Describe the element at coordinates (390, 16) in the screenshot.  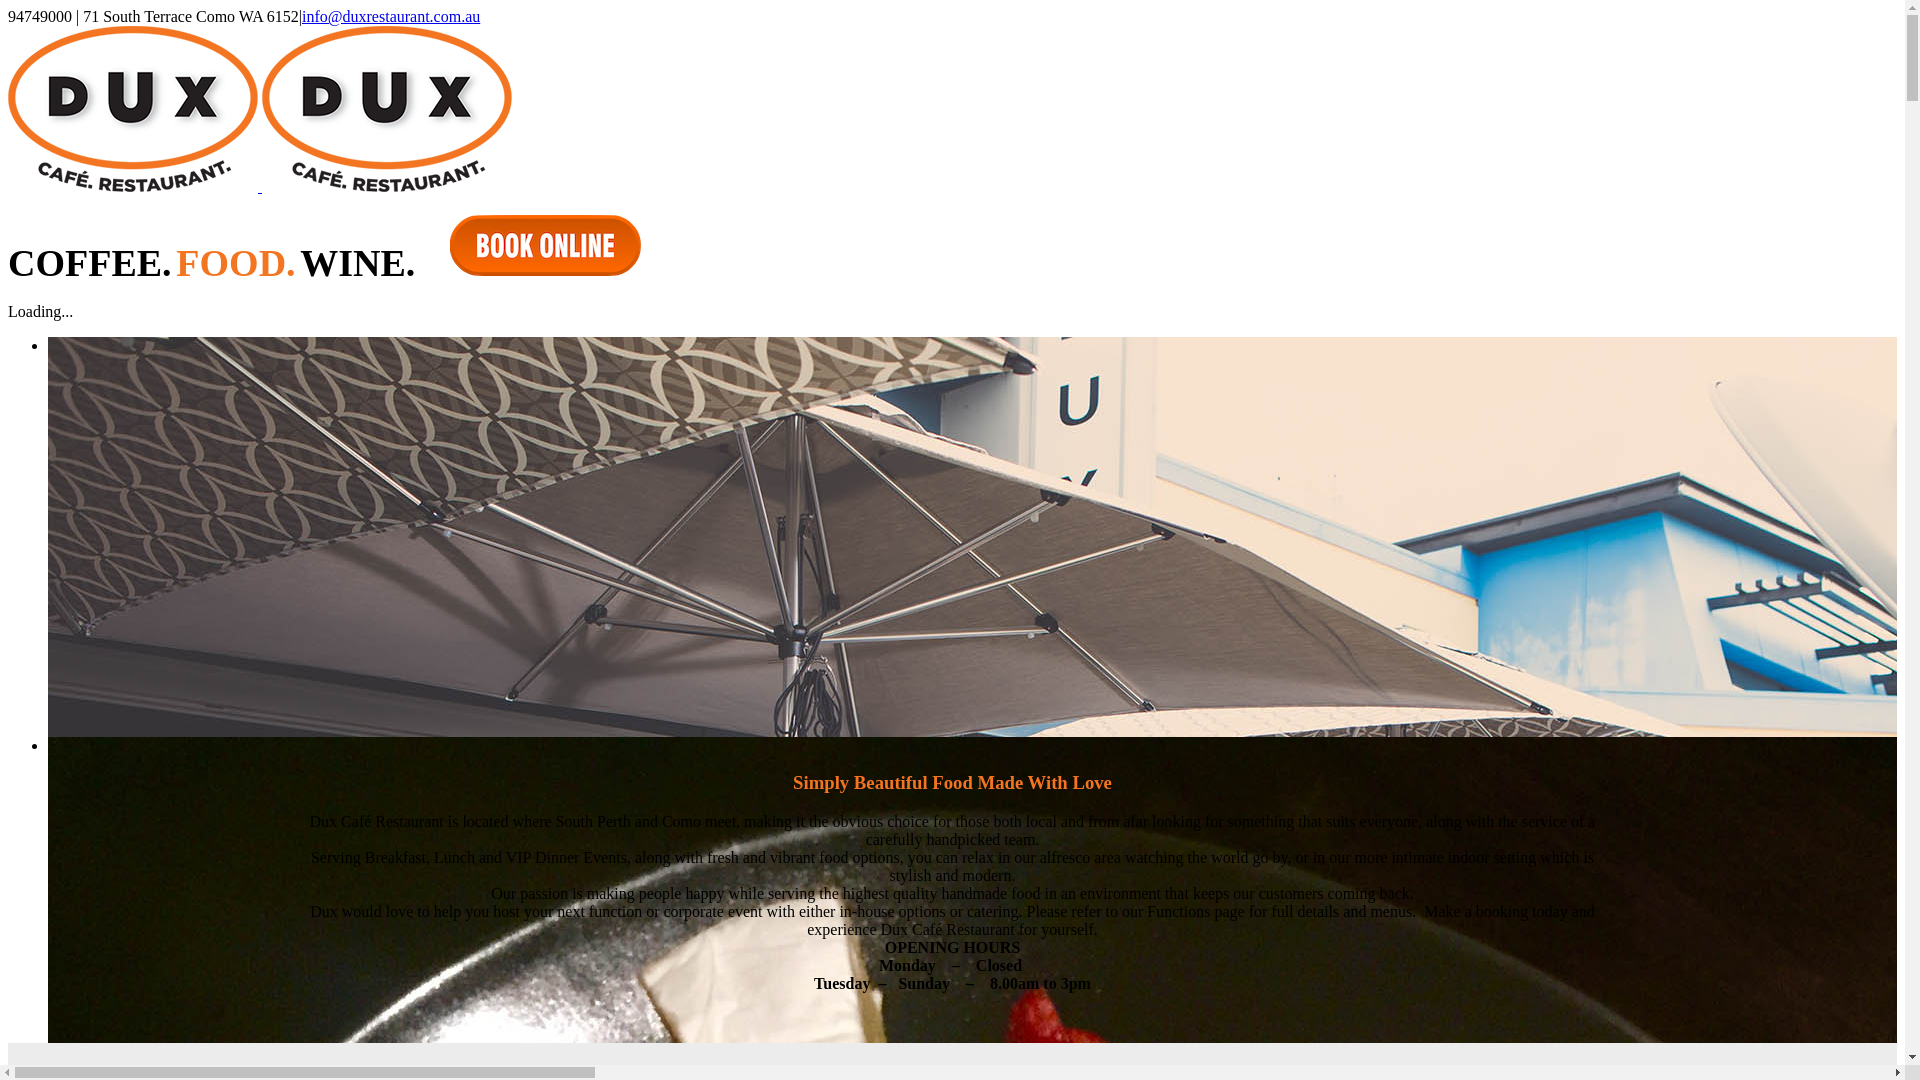
I see `'info@duxrestaurant.com.au'` at that location.